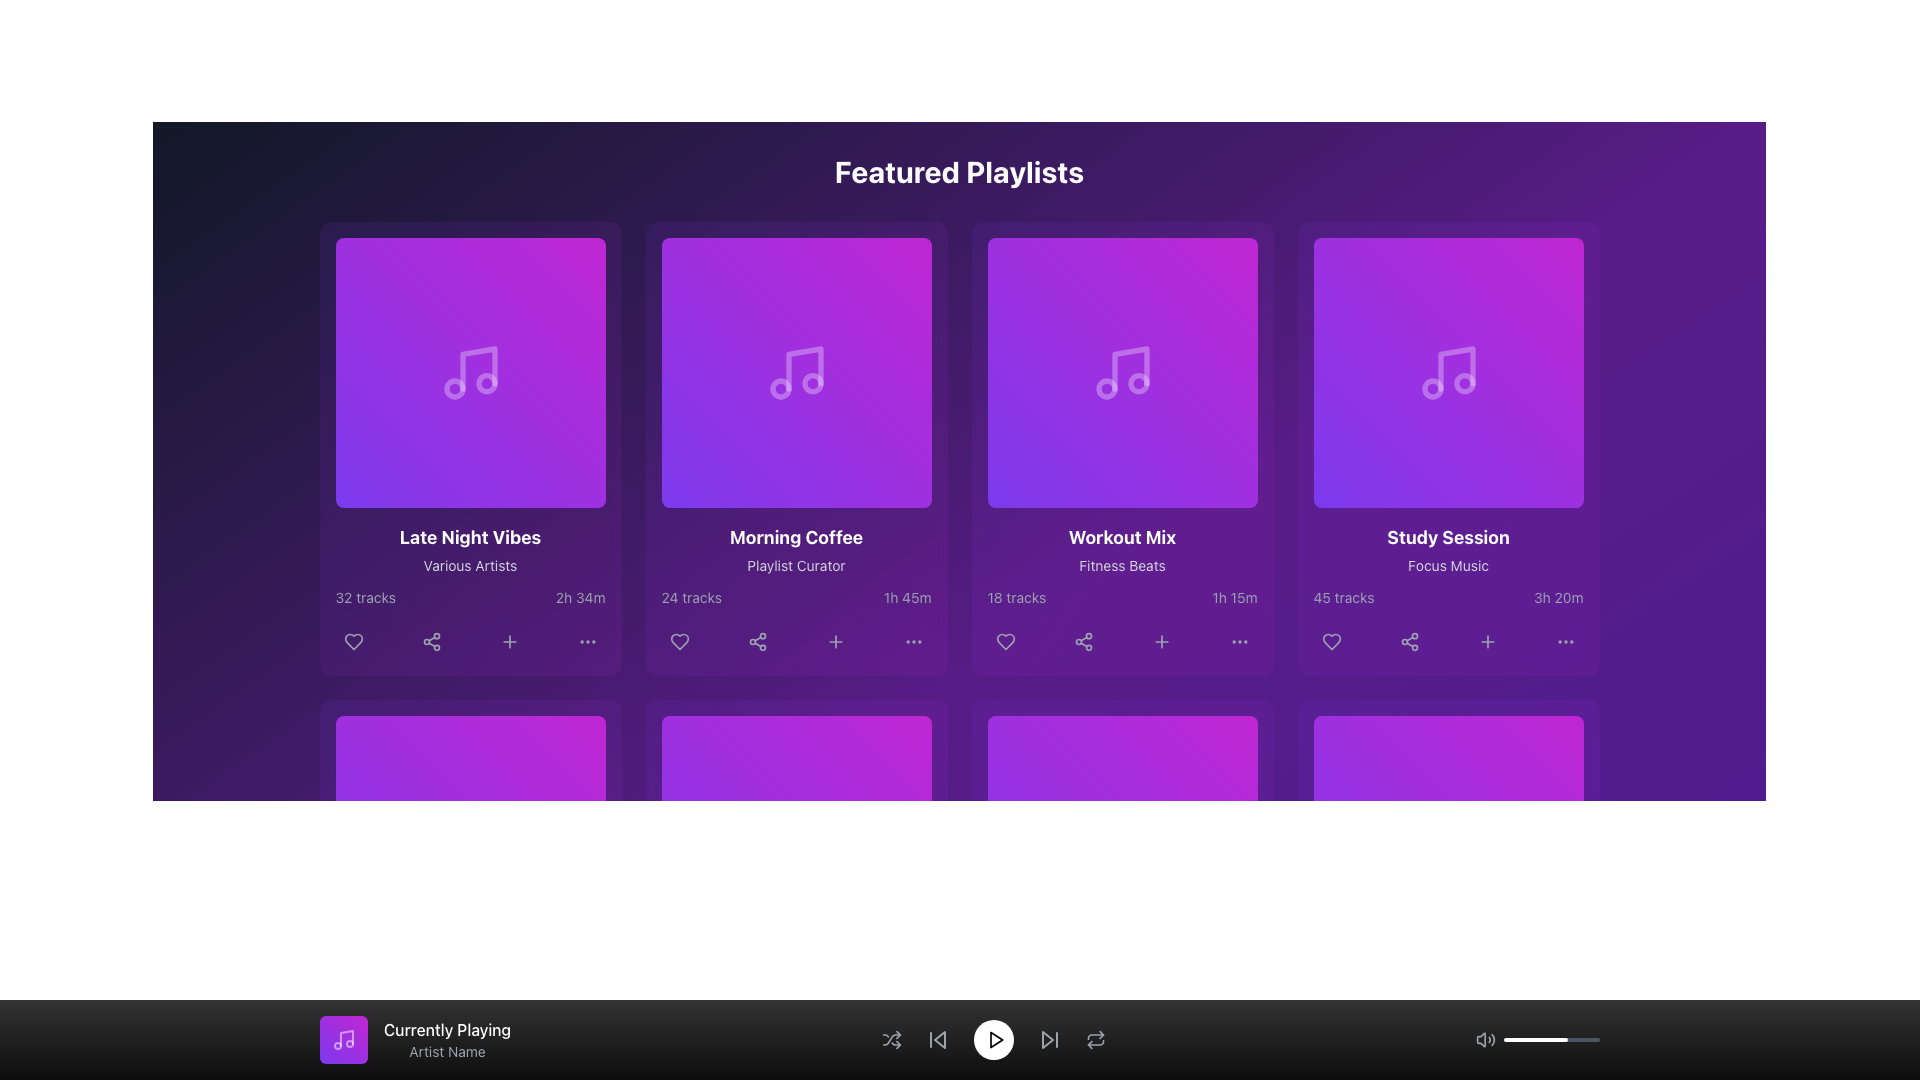  What do you see at coordinates (912, 641) in the screenshot?
I see `the button located in the bottom-right corner of the third playlist card ('Morning Coffee') to change its color` at bounding box center [912, 641].